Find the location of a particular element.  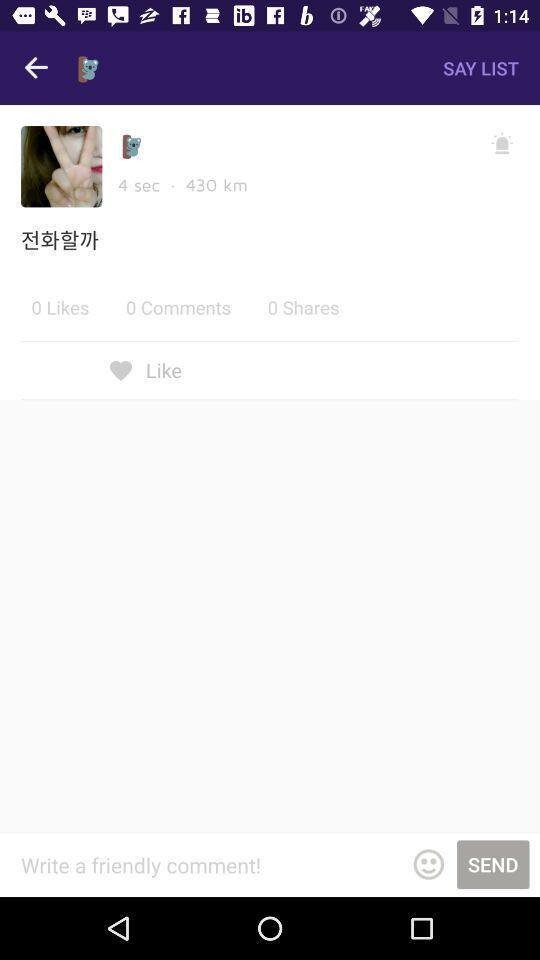

the emoji icon is located at coordinates (427, 863).